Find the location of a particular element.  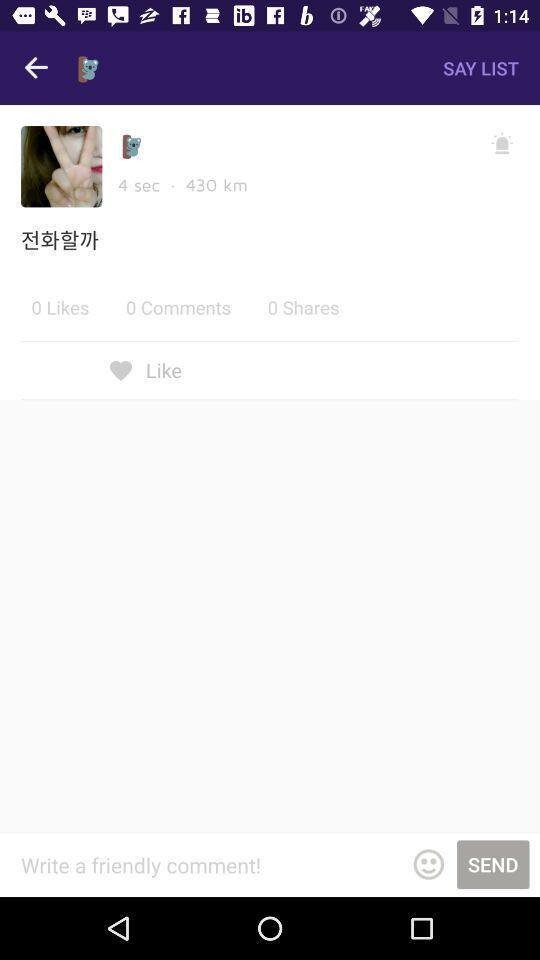

the emoji icon is located at coordinates (427, 863).